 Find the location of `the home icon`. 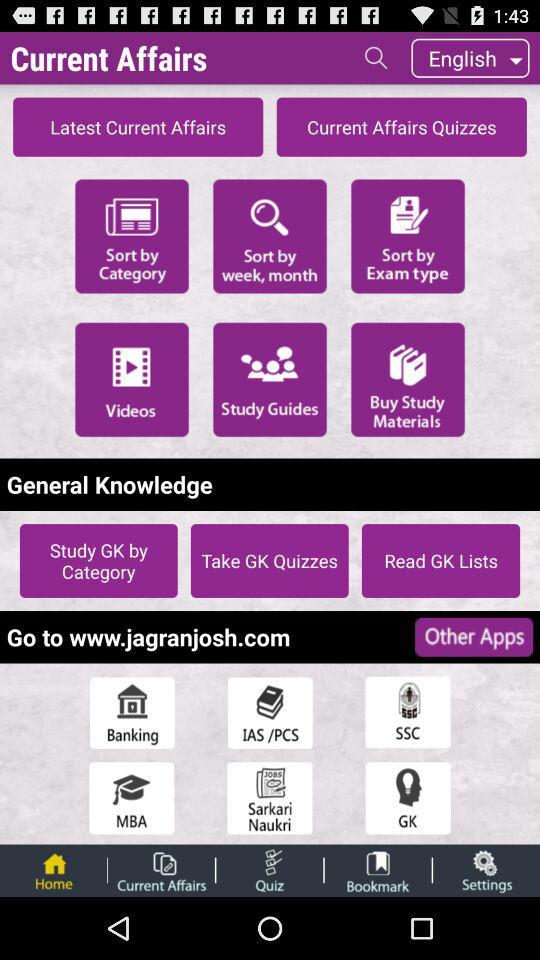

the home icon is located at coordinates (131, 761).